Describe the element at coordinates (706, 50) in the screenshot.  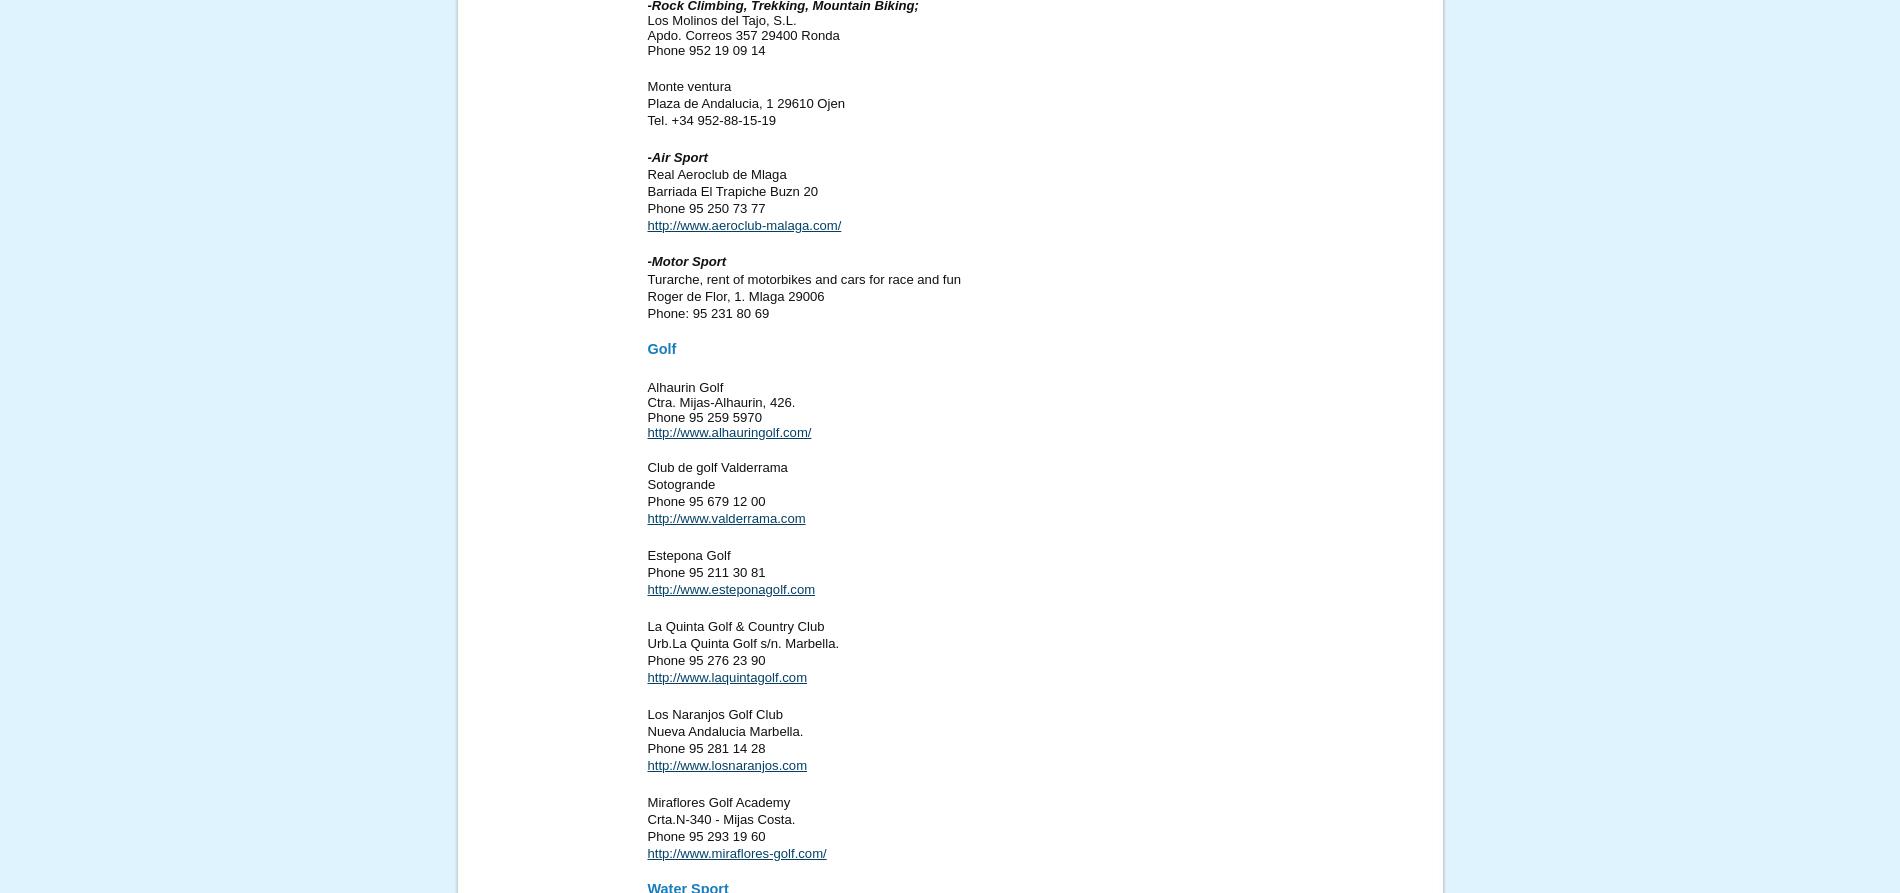
I see `'Phone 952 19 09 14'` at that location.